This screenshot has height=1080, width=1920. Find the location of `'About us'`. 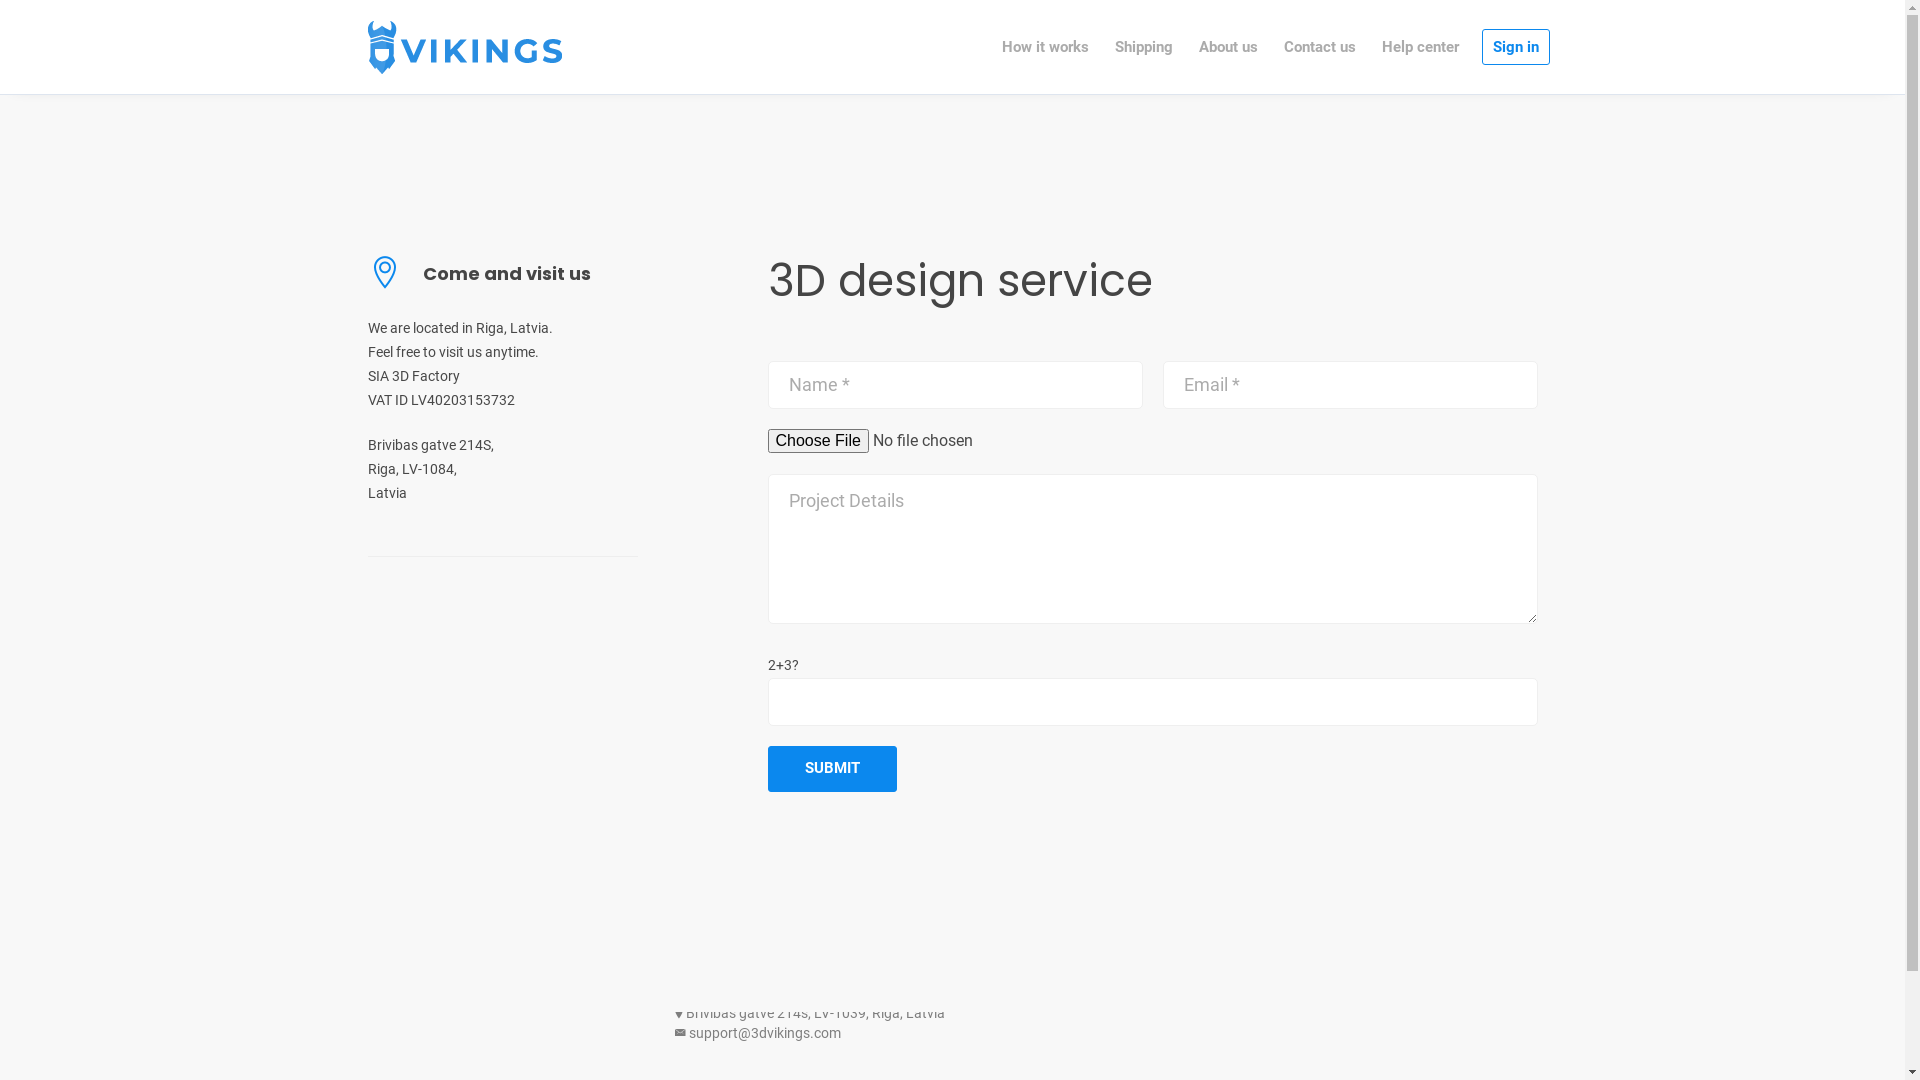

'About us' is located at coordinates (1228, 45).